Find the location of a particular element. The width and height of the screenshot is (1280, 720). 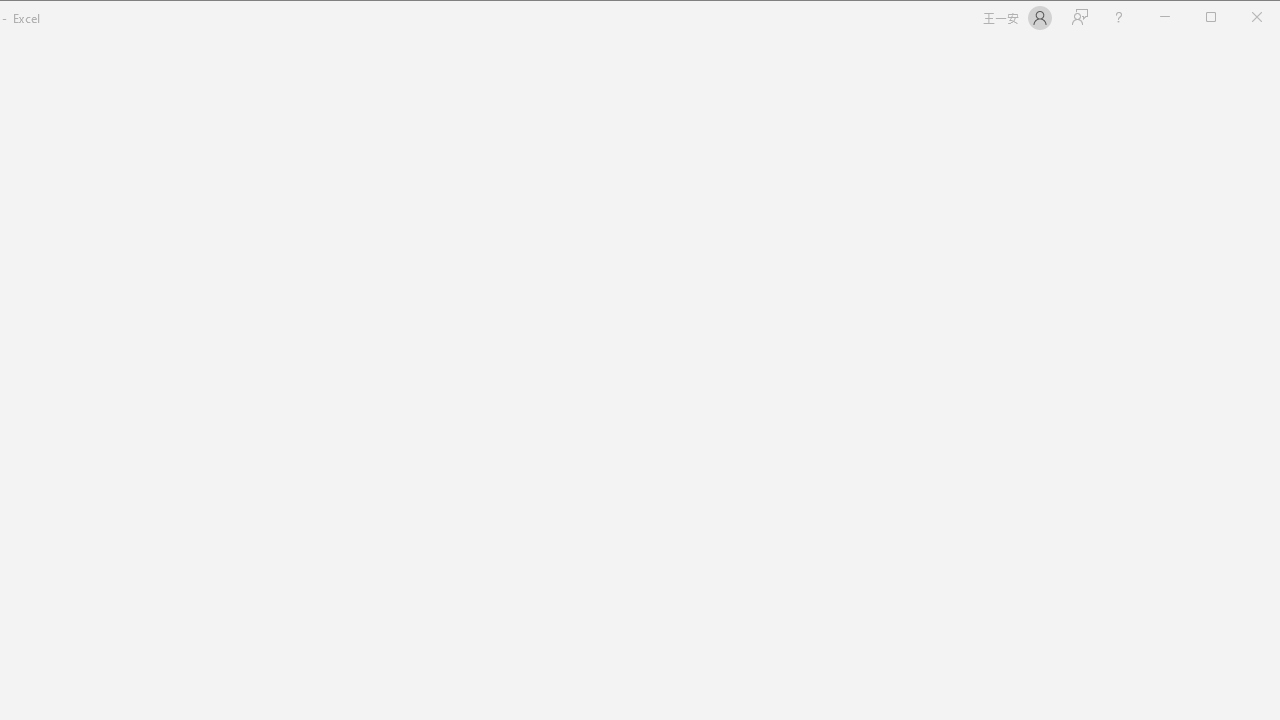

'Maximize' is located at coordinates (1238, 19).